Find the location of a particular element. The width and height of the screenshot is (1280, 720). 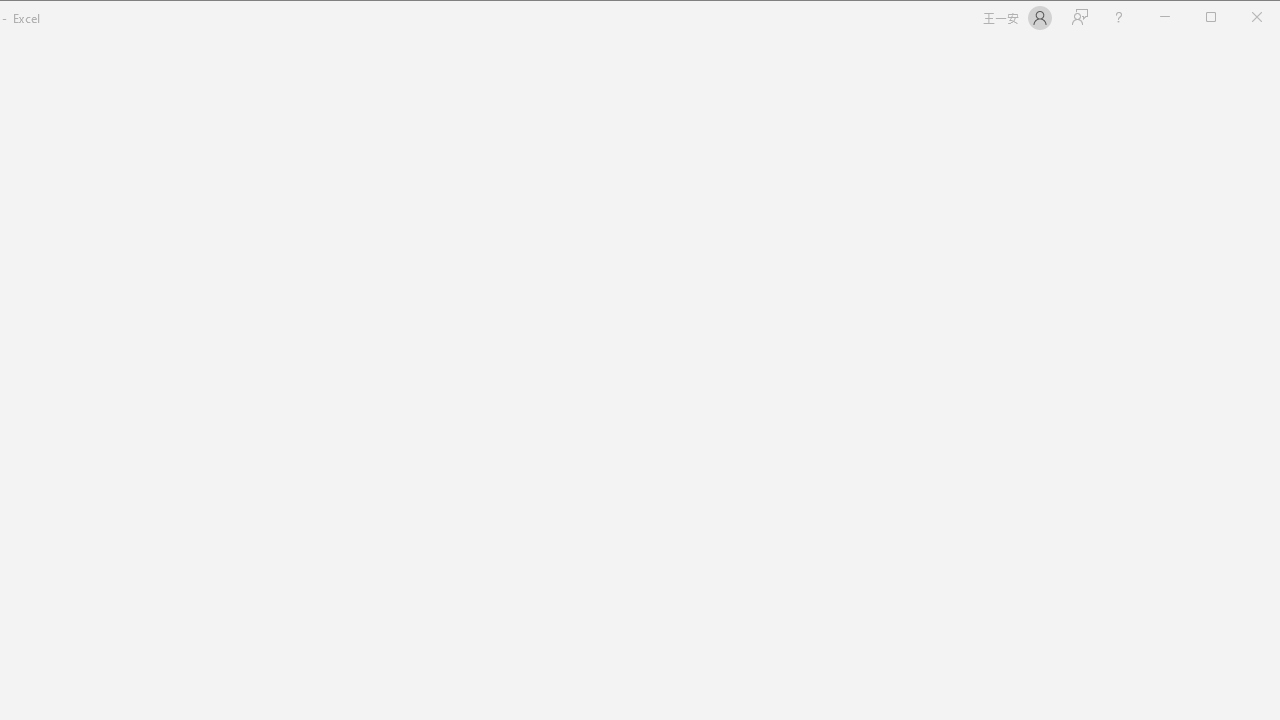

'Maximize' is located at coordinates (1238, 19).